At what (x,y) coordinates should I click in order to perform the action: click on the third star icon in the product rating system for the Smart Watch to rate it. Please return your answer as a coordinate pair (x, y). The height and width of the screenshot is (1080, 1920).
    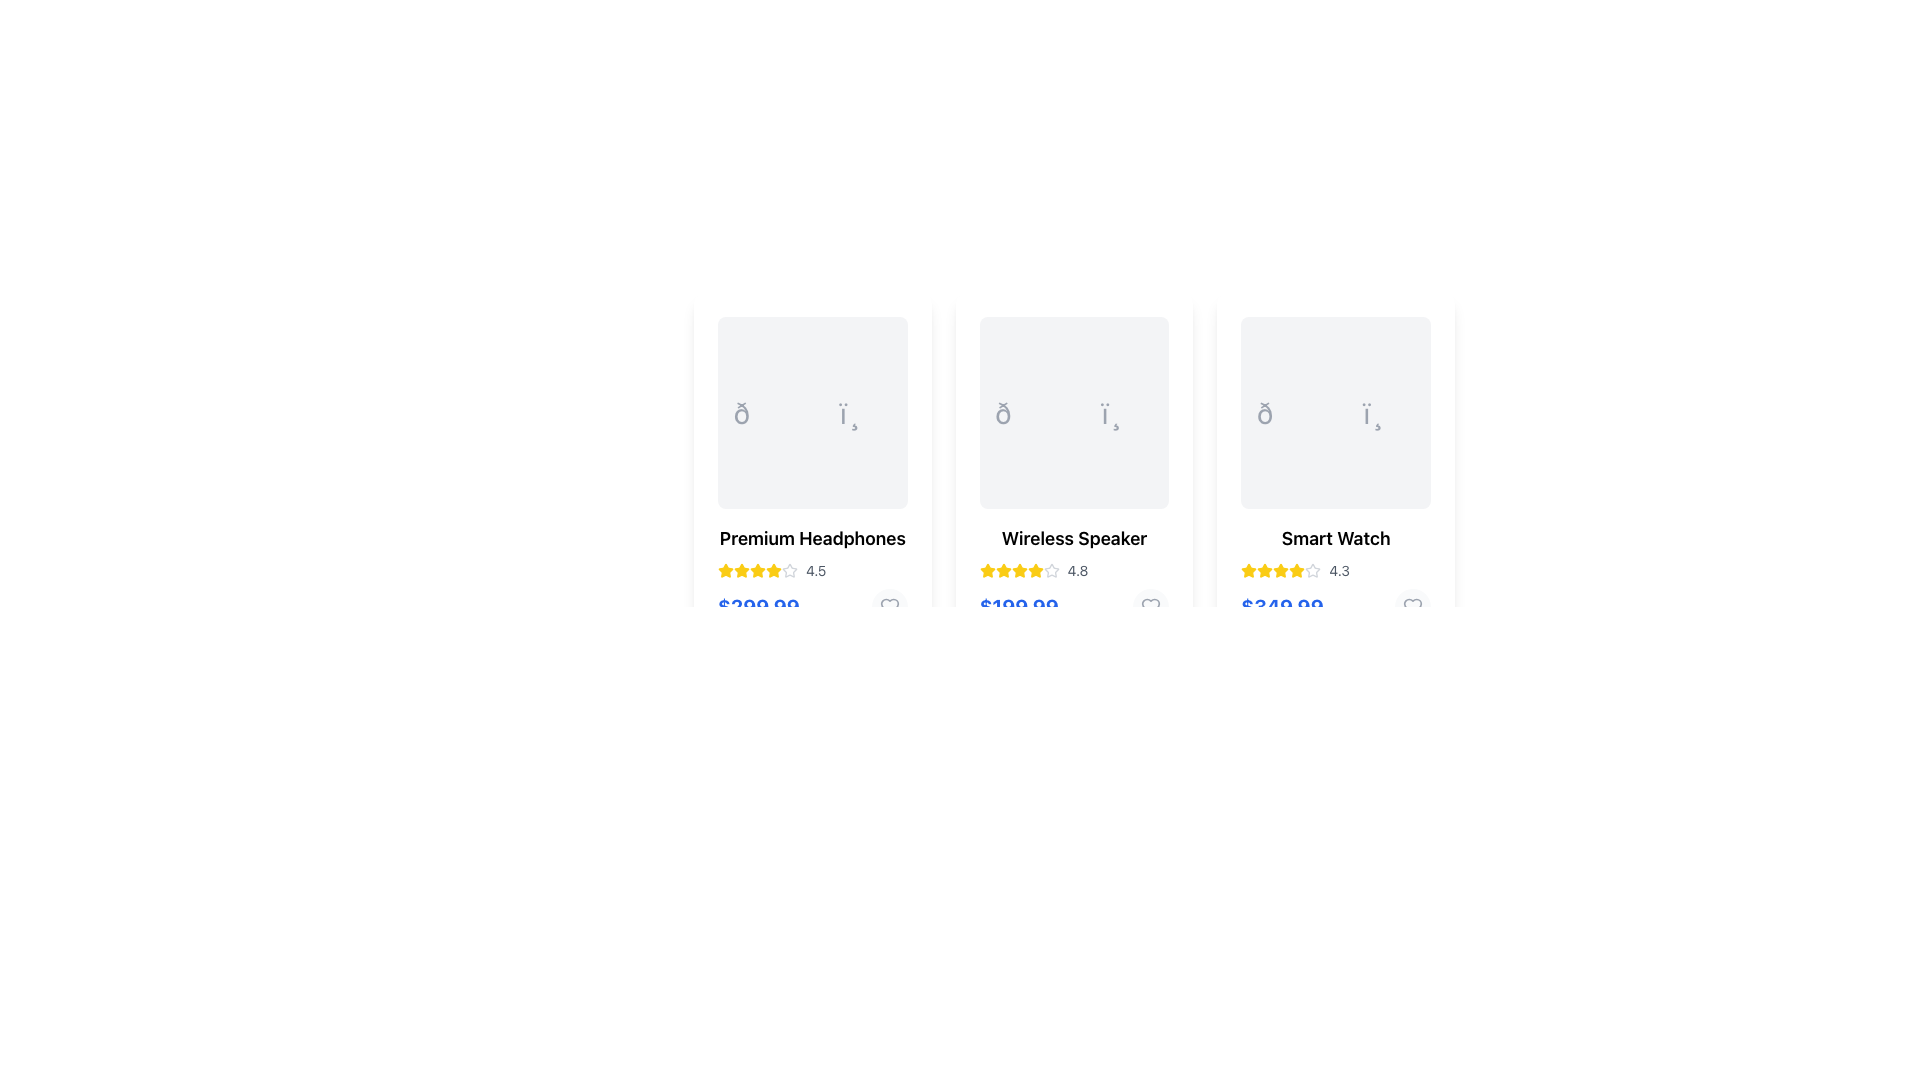
    Looking at the image, I should click on (1264, 570).